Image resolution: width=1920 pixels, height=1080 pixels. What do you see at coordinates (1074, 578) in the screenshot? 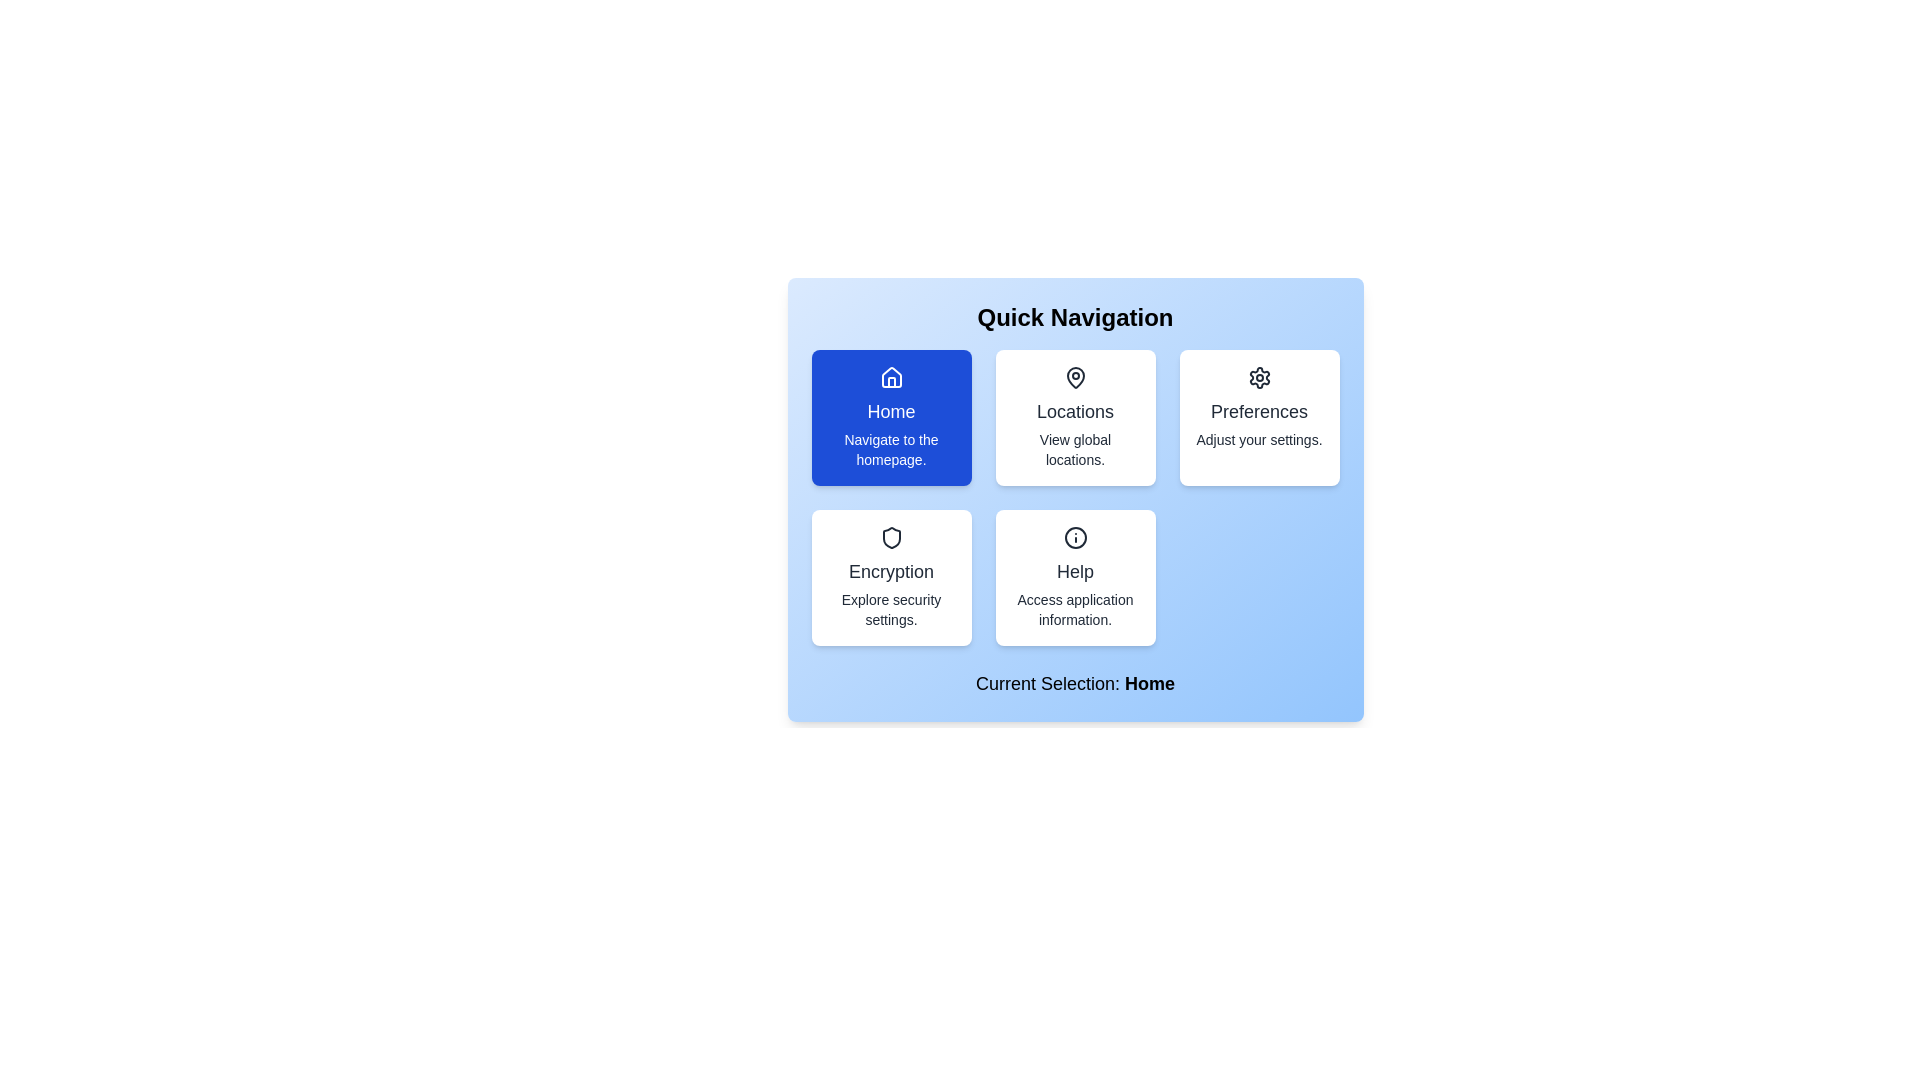
I see `the navigation option Help` at bounding box center [1074, 578].